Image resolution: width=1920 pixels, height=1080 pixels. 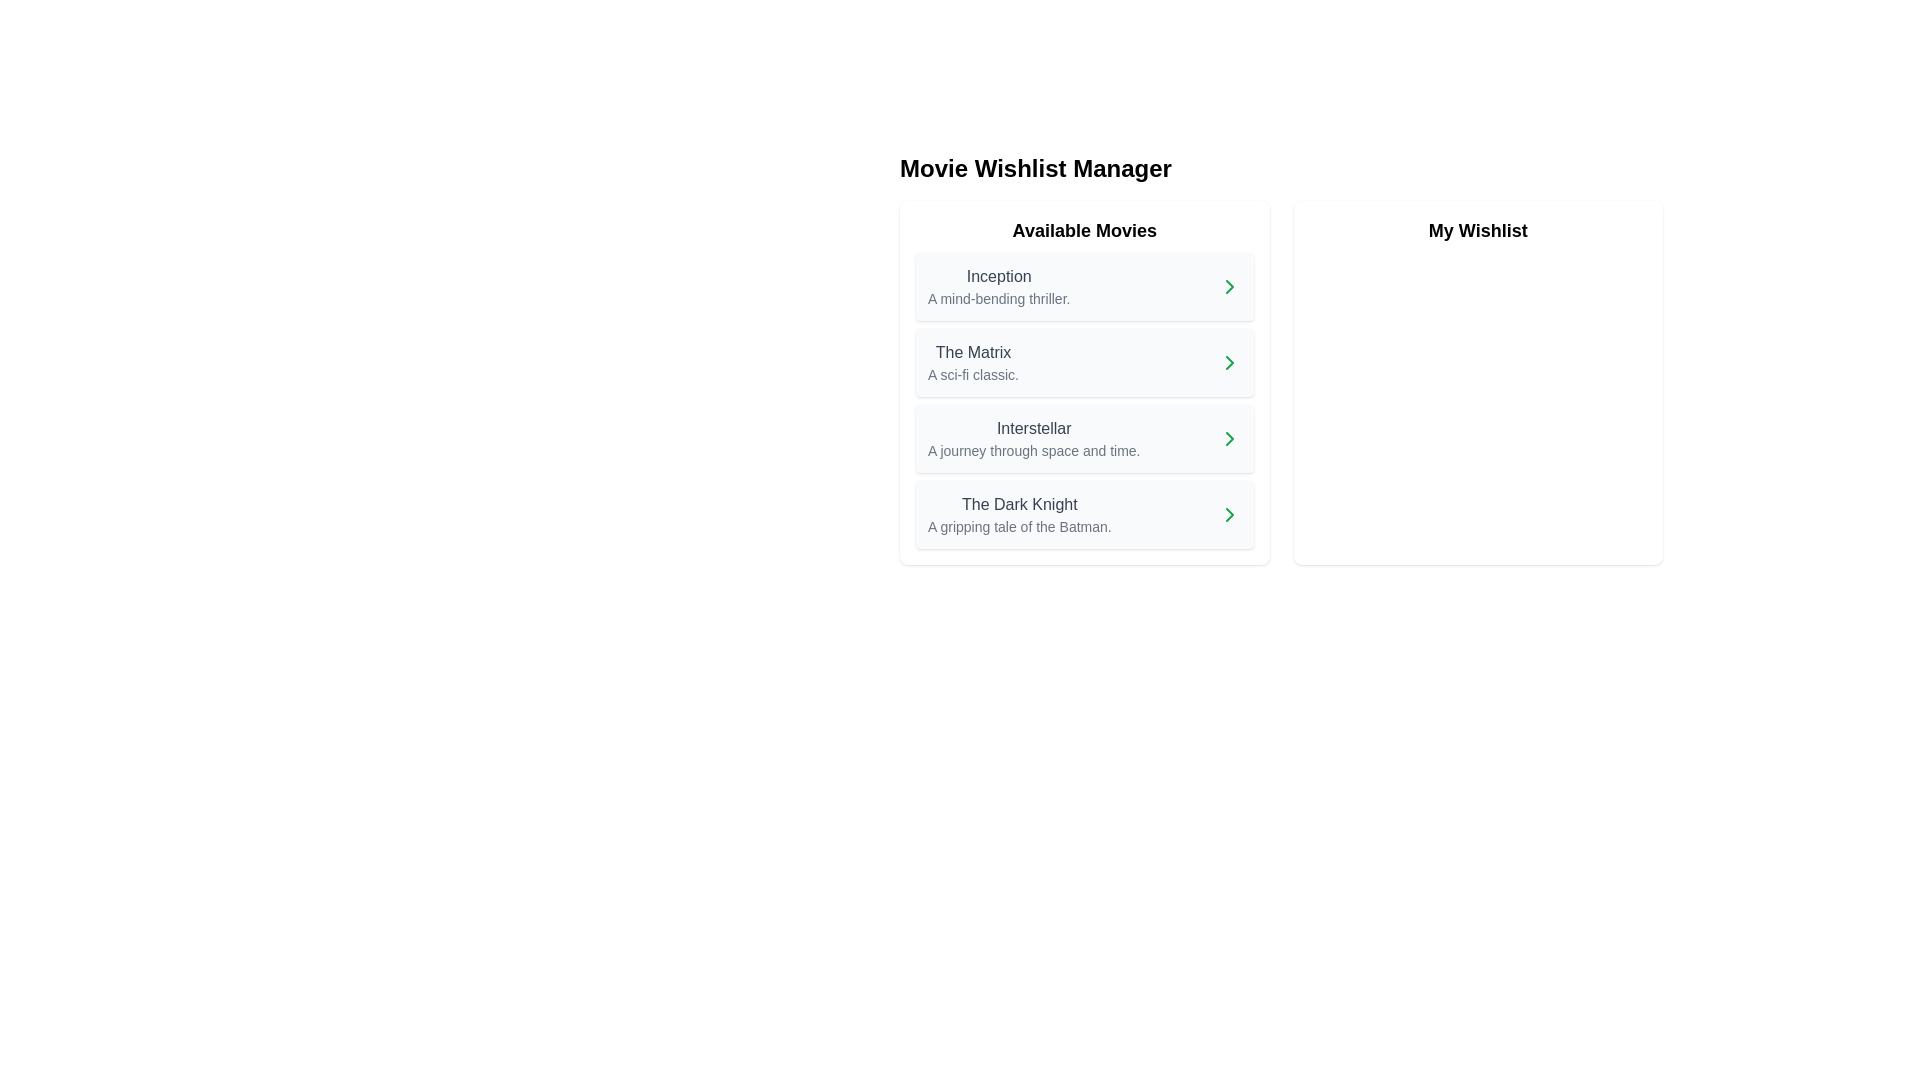 What do you see at coordinates (1478, 230) in the screenshot?
I see `the Label or static text header that serves as the title indication for its section, located on the right side of the layout adjacent to 'Available Movies'` at bounding box center [1478, 230].